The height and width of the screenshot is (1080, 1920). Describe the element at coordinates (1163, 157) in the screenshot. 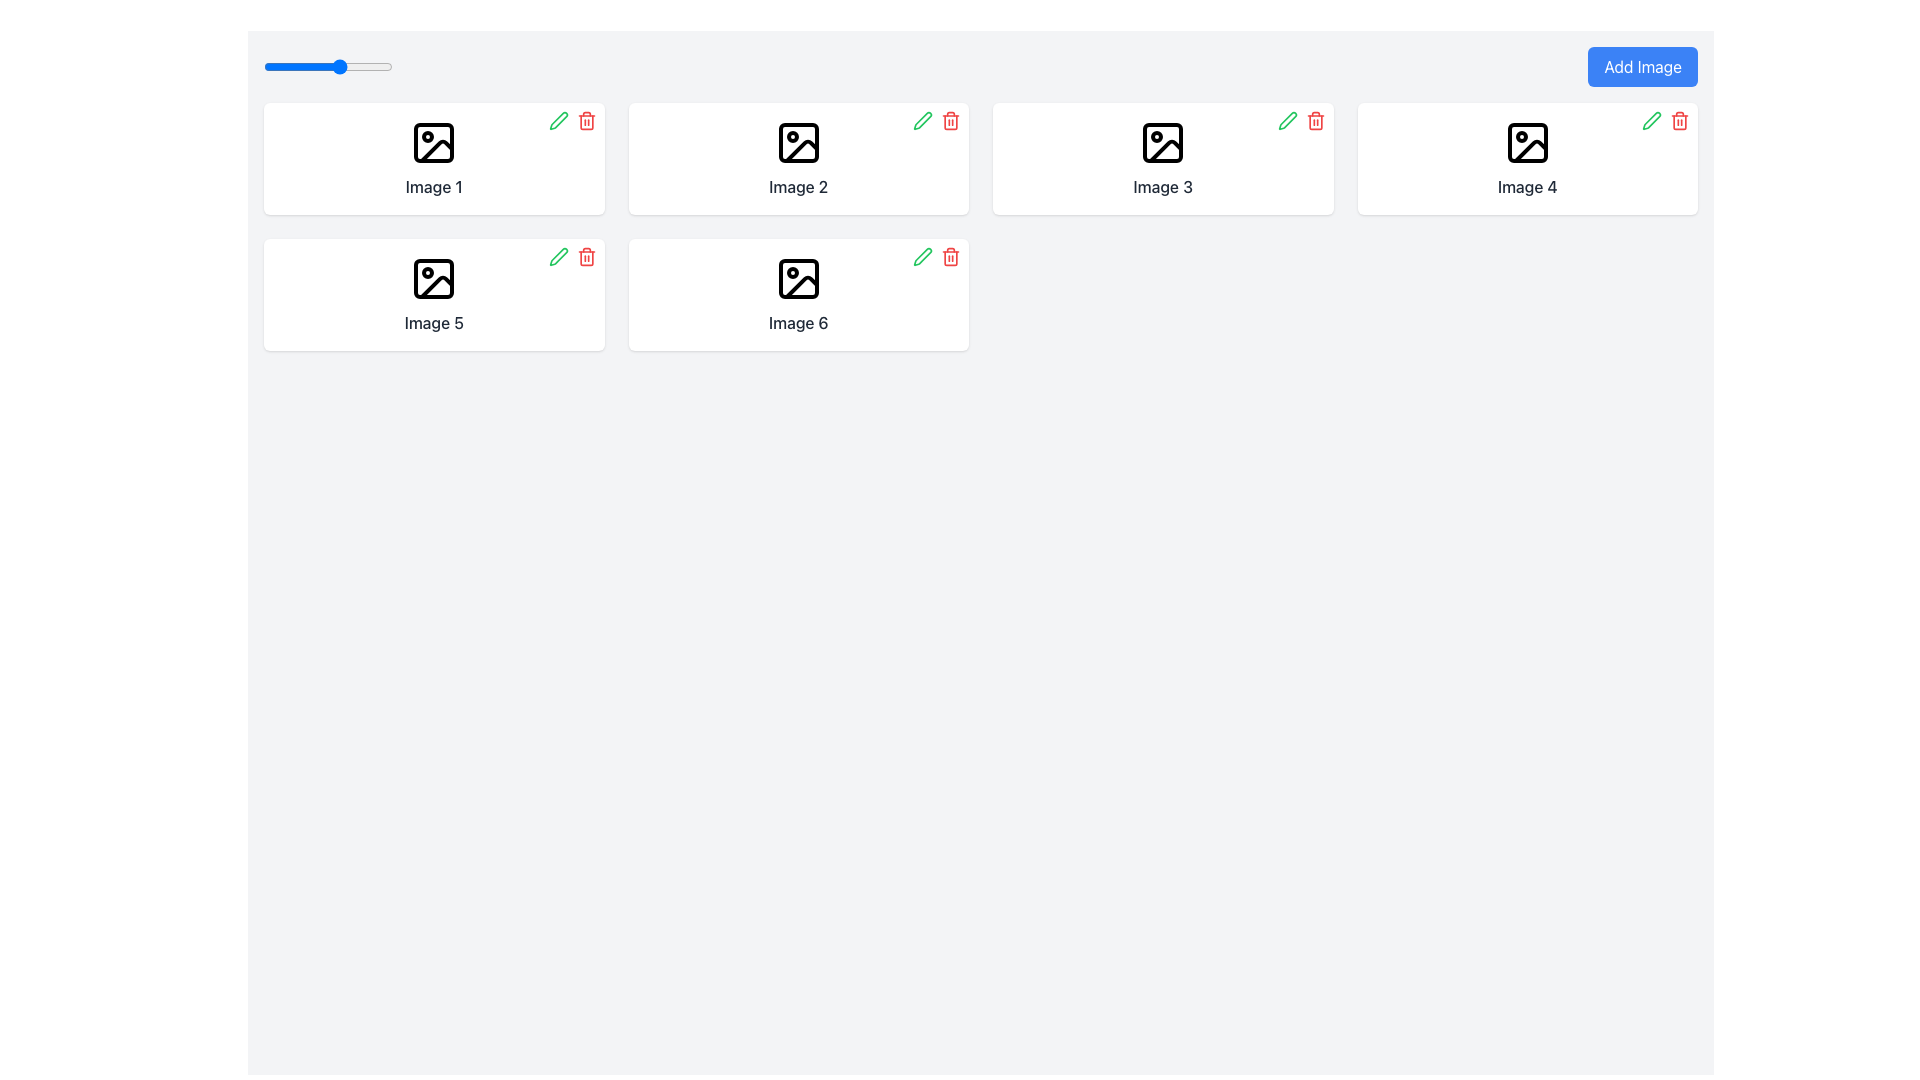

I see `the edit icon on the third image card in the gallery to modify the image details` at that location.